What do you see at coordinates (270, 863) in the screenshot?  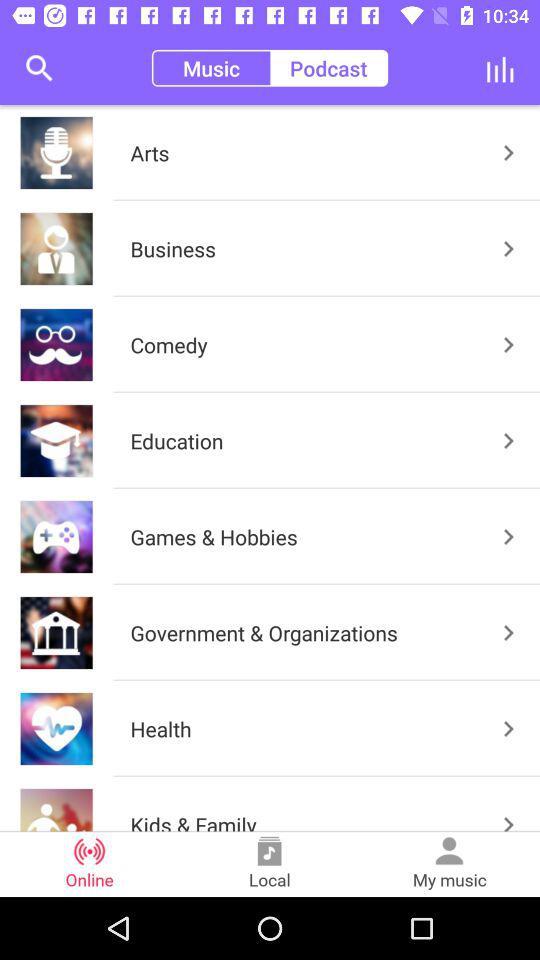 I see `the icon to the right of the online item` at bounding box center [270, 863].